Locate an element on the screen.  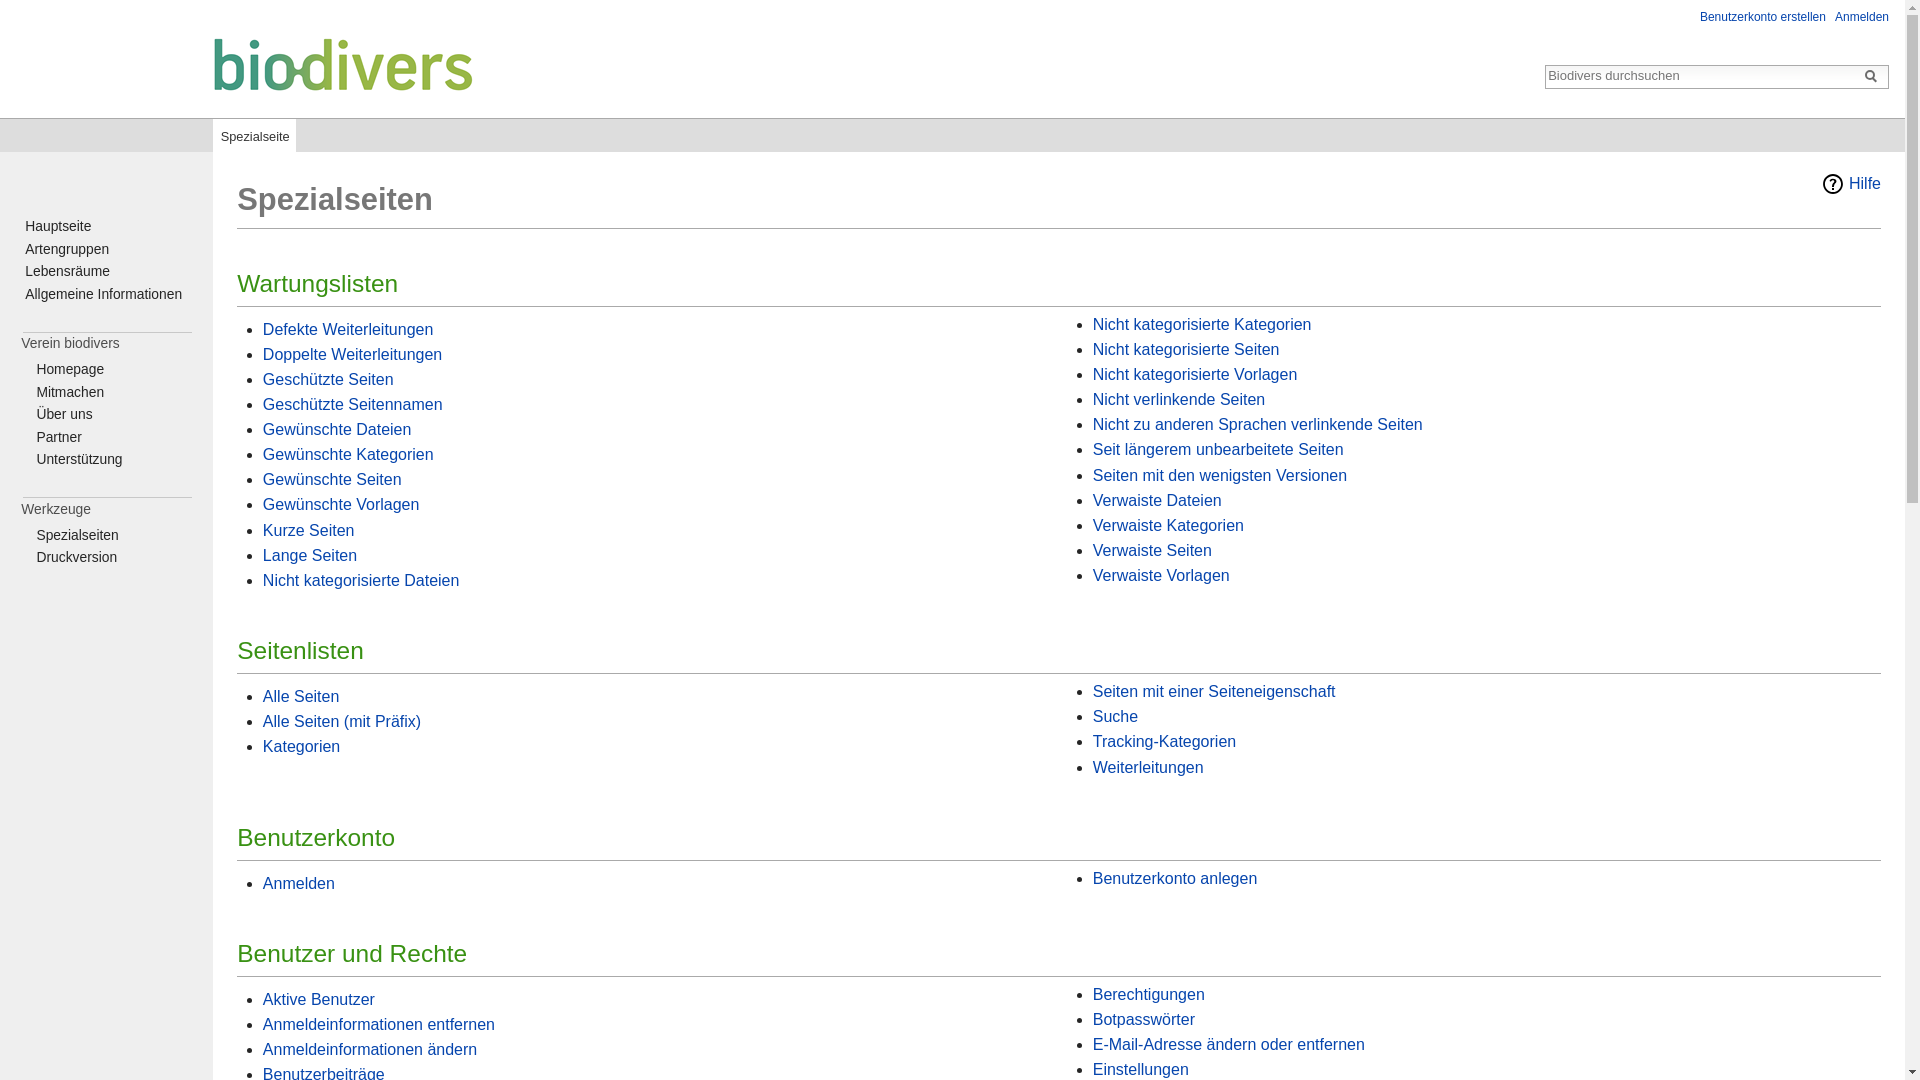
'Aktive Benutzer' is located at coordinates (317, 999).